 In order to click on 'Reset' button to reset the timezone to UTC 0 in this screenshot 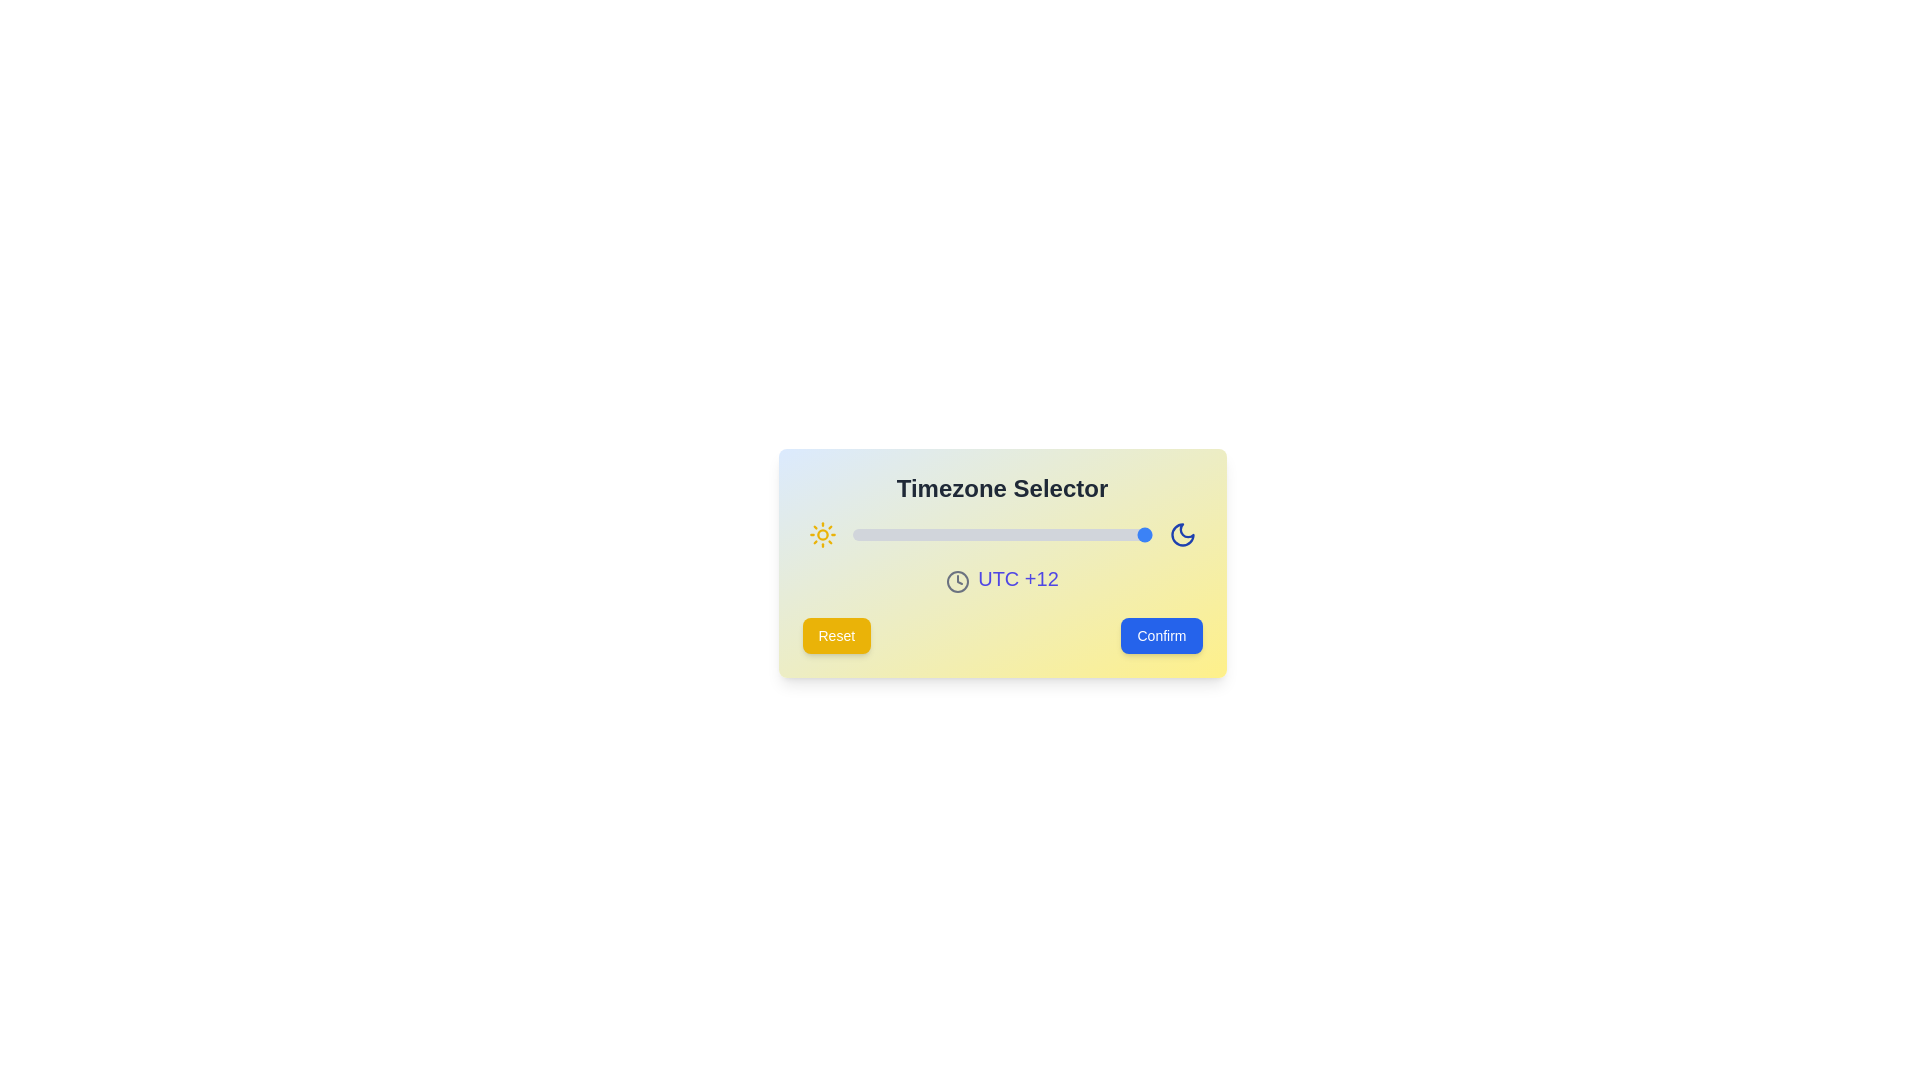, I will do `click(836, 635)`.